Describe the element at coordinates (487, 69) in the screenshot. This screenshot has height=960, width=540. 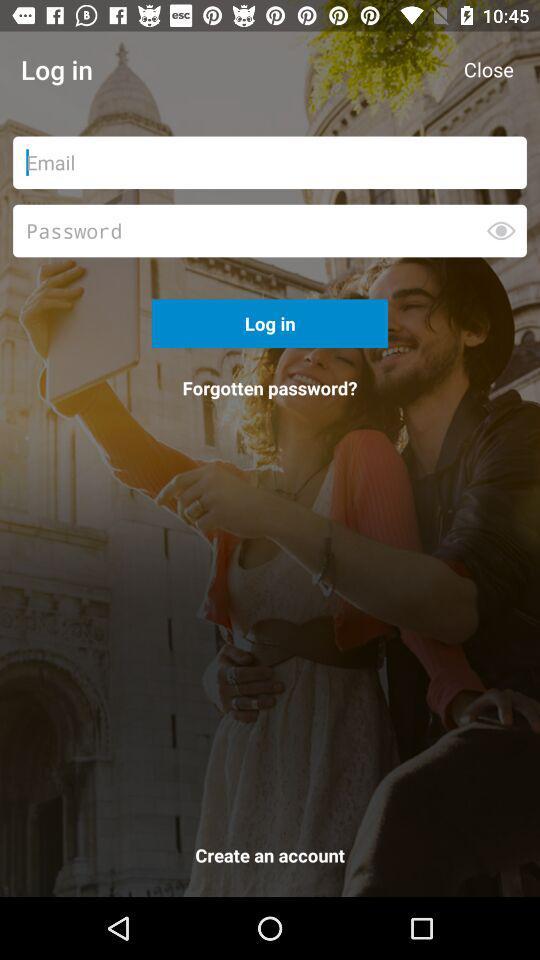
I see `icon to the right of the log in item` at that location.